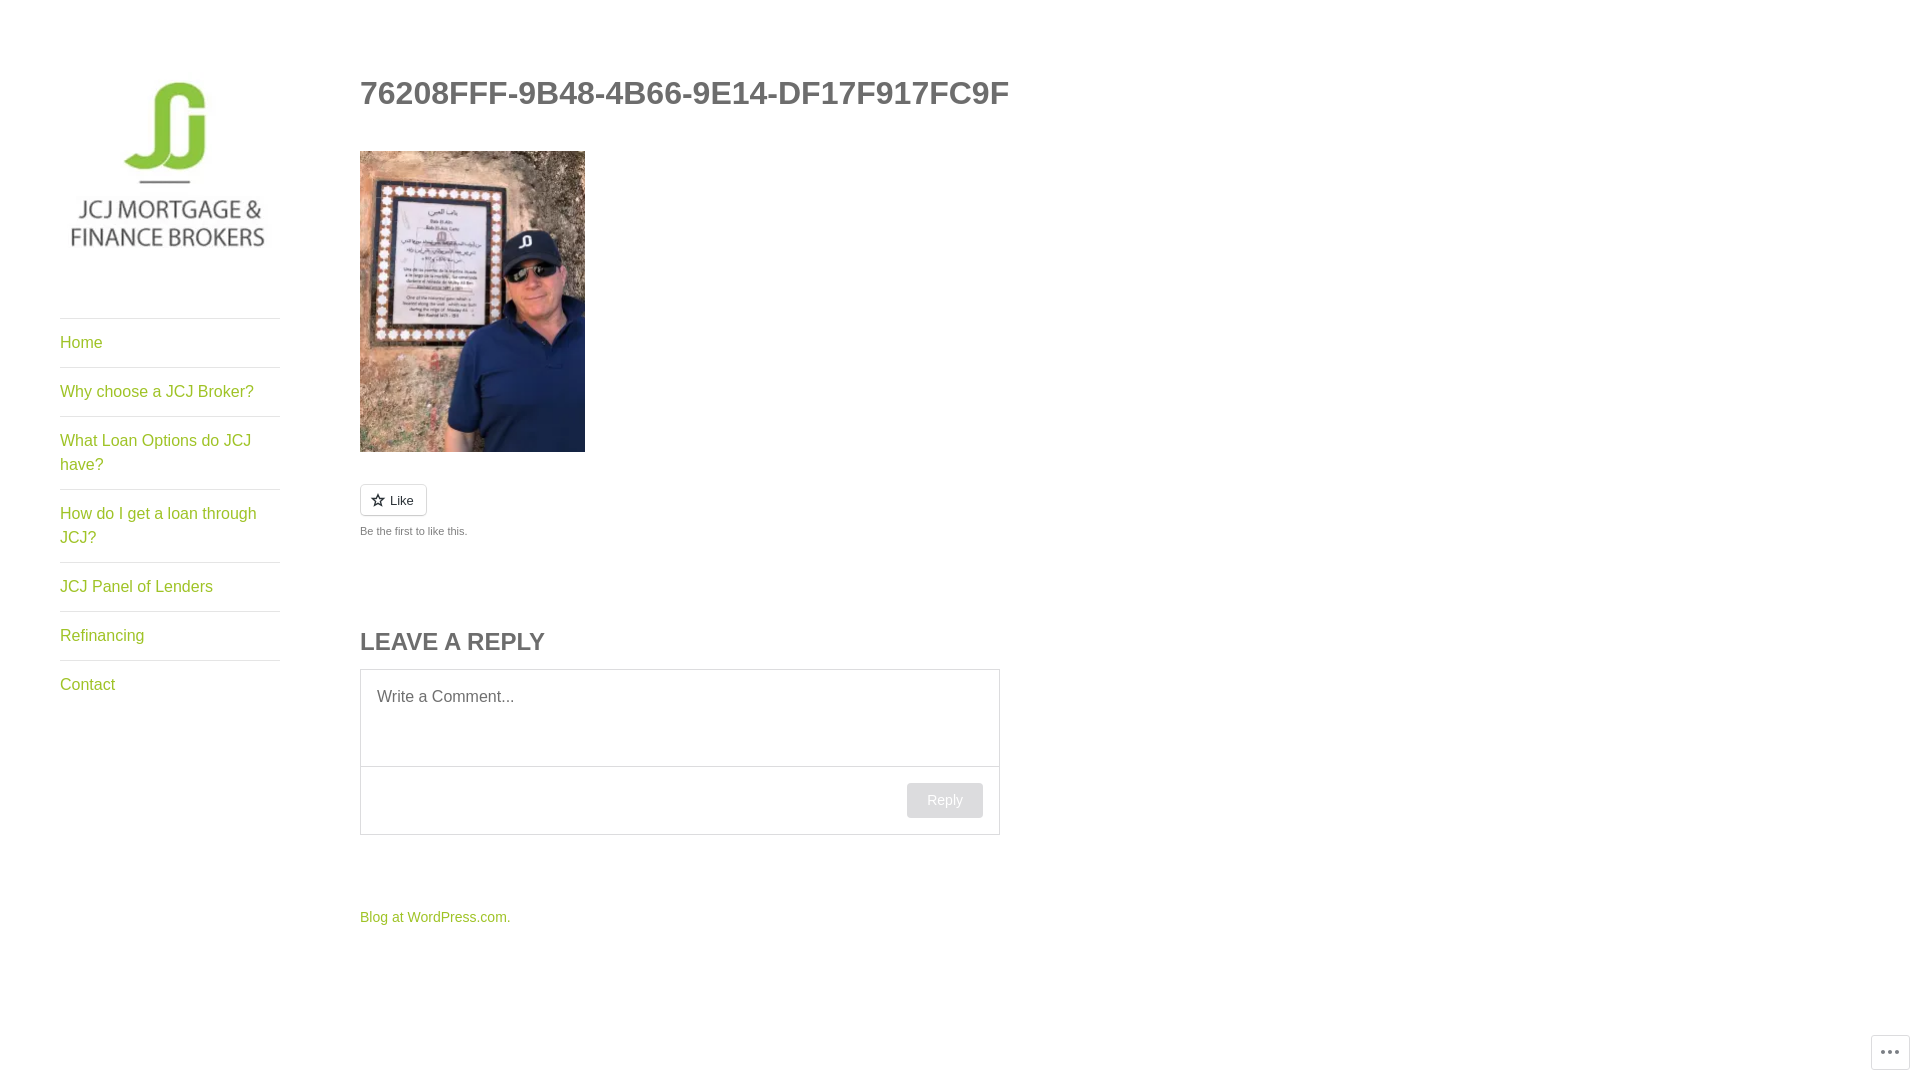 This screenshot has width=1920, height=1080. What do you see at coordinates (169, 636) in the screenshot?
I see `'Refinancing'` at bounding box center [169, 636].